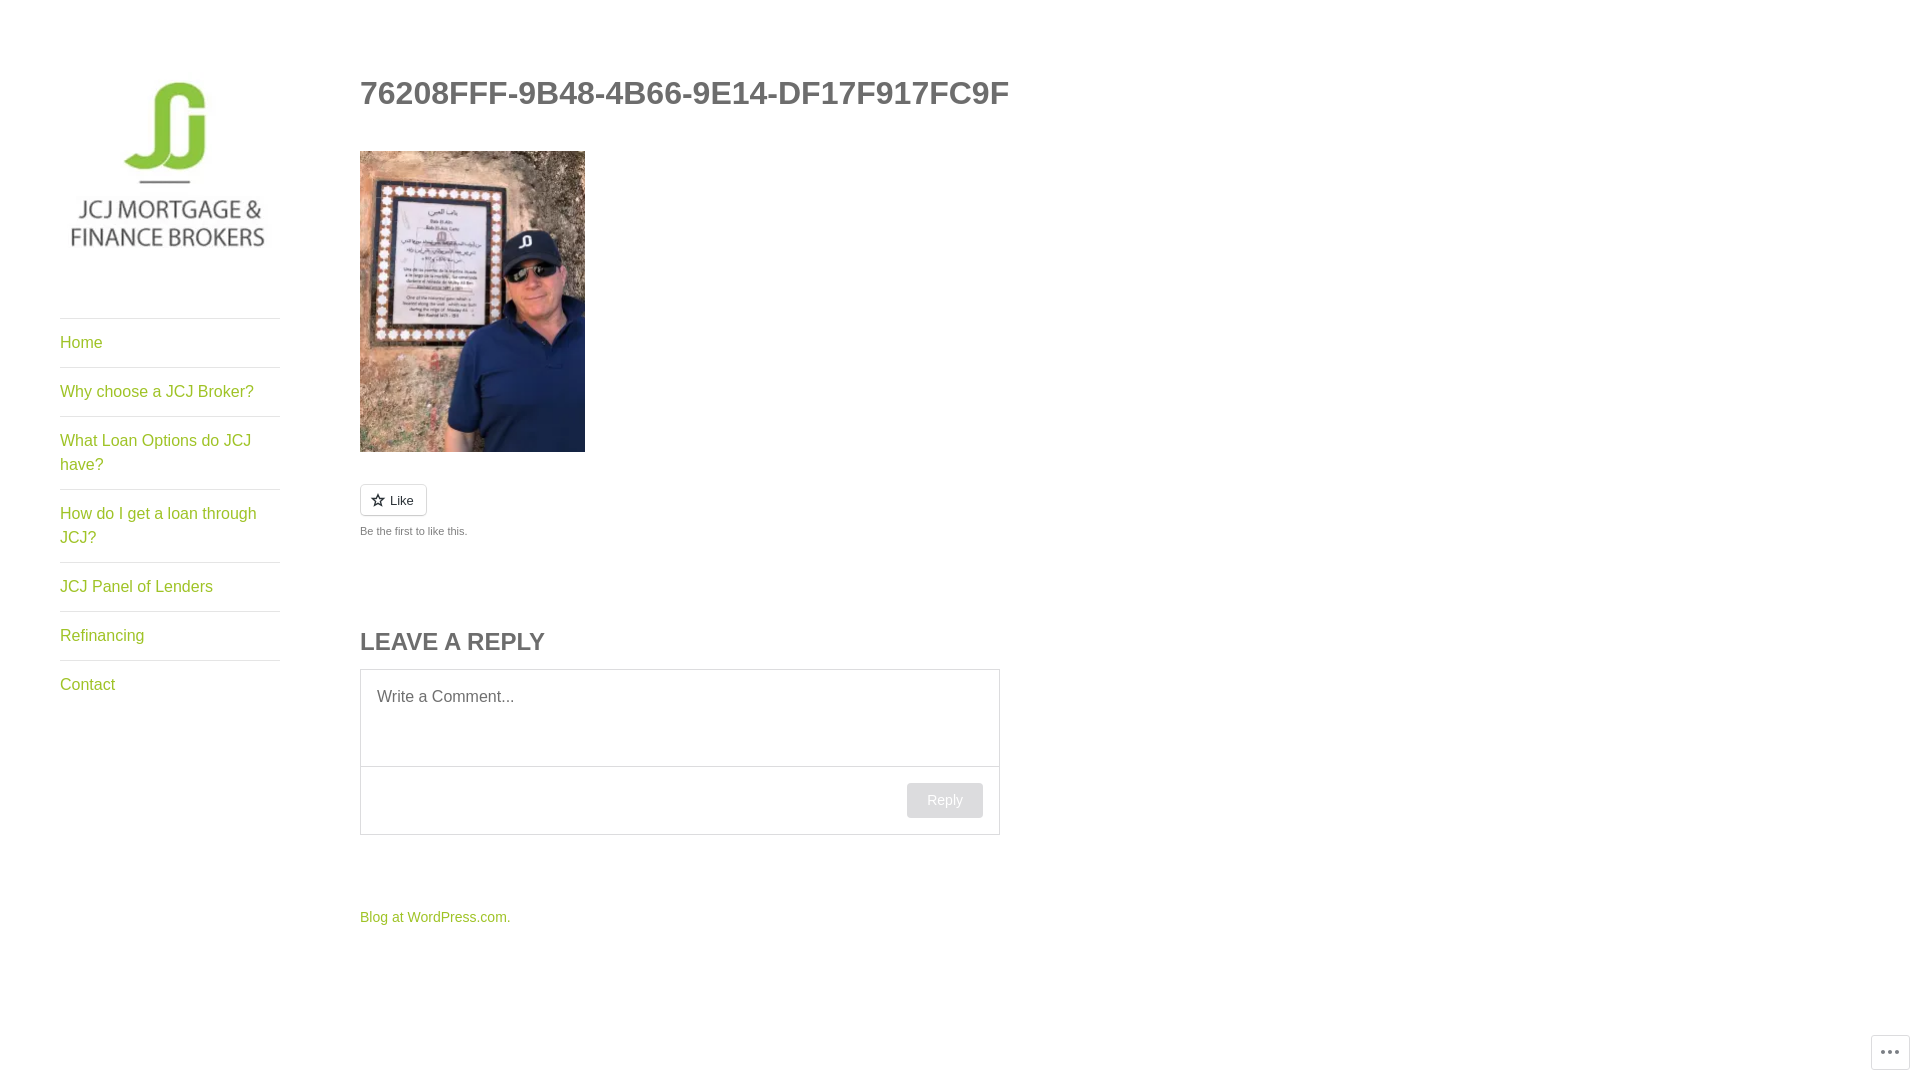 This screenshot has width=1920, height=1080. What do you see at coordinates (169, 636) in the screenshot?
I see `'Refinancing'` at bounding box center [169, 636].